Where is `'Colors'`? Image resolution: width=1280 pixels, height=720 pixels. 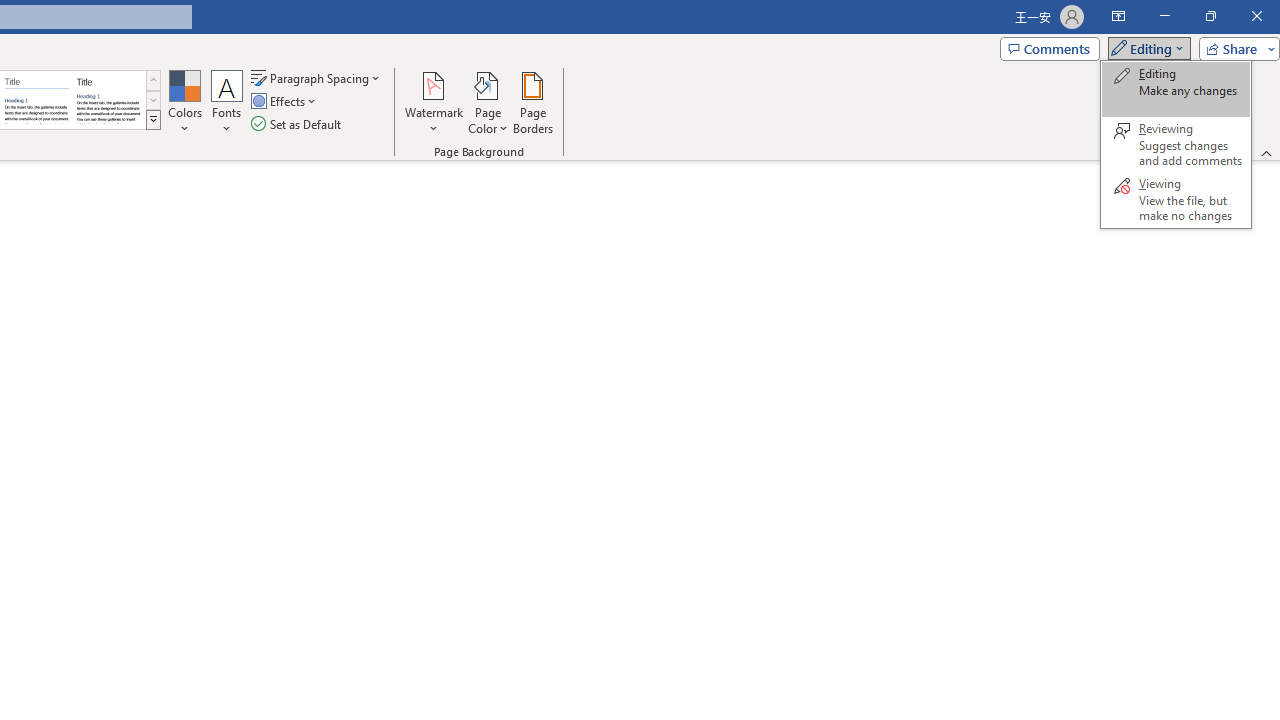
'Colors' is located at coordinates (184, 103).